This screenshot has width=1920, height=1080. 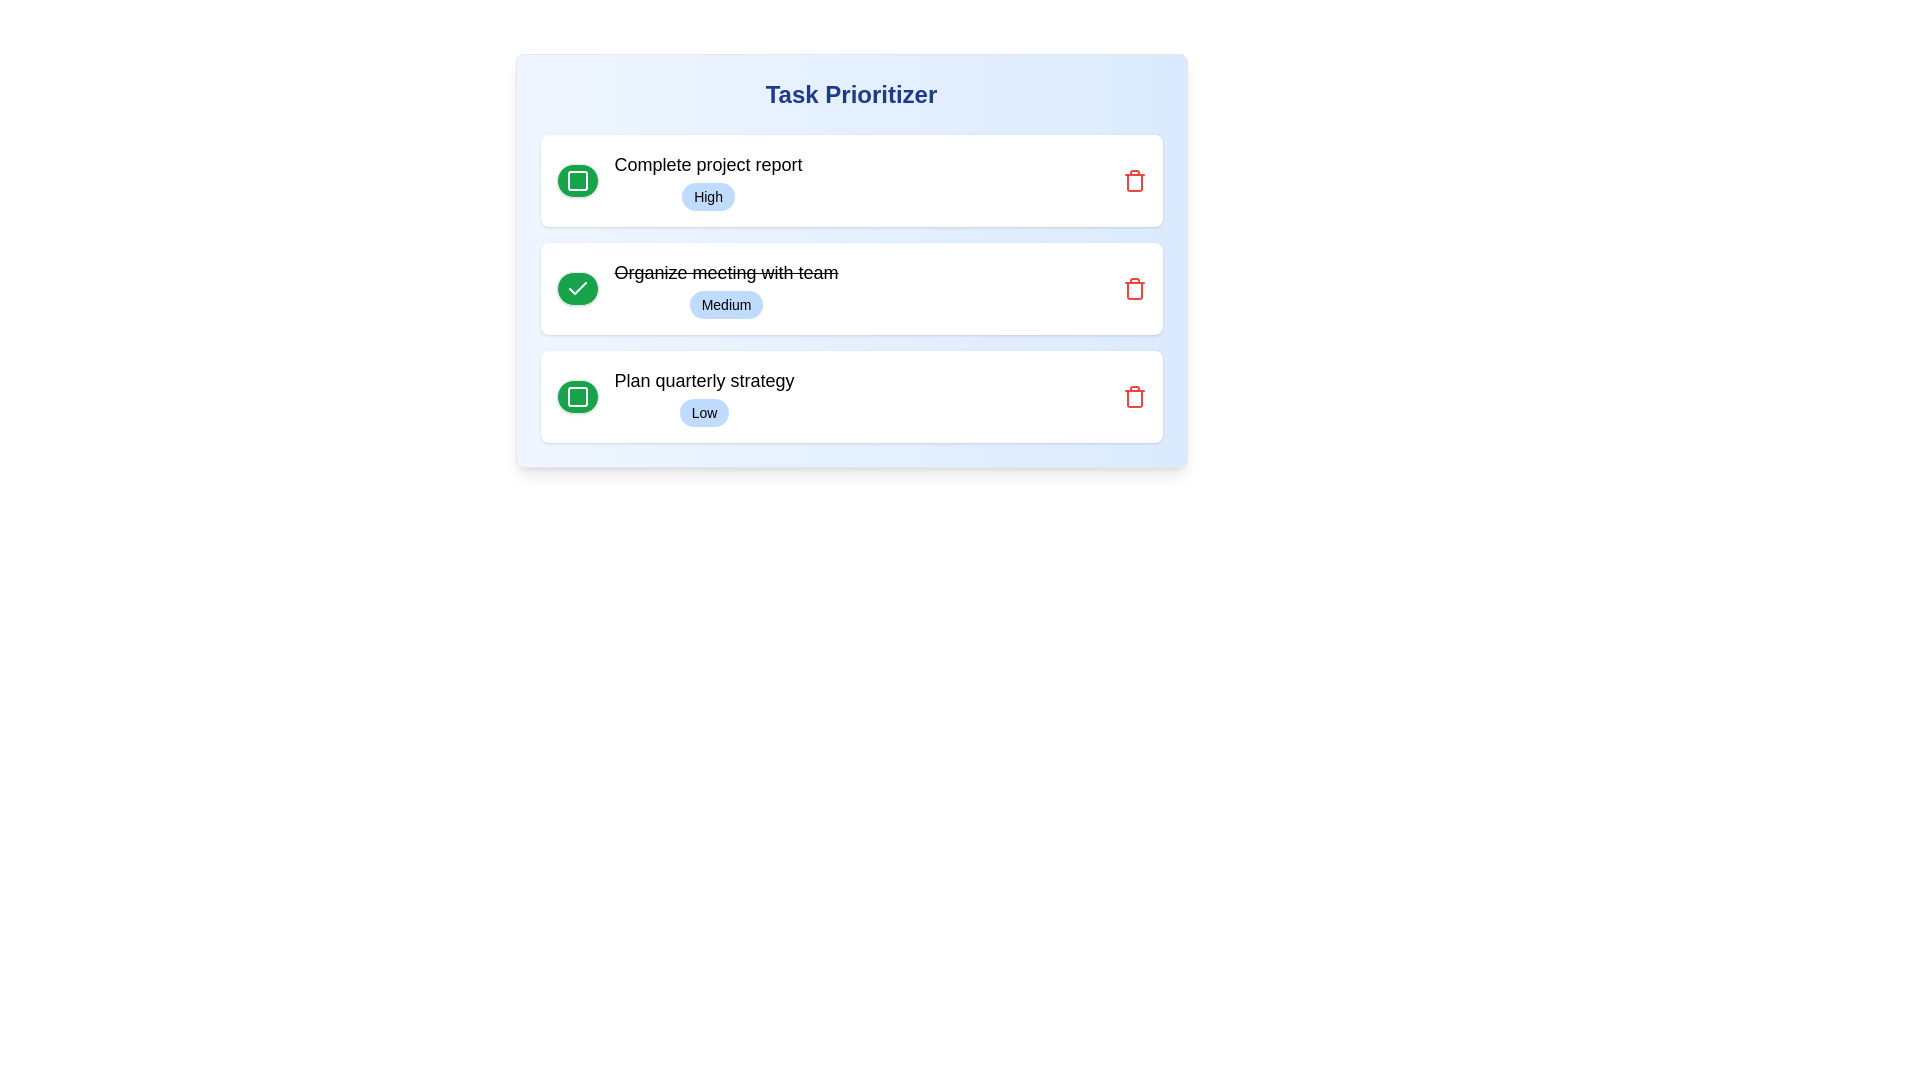 What do you see at coordinates (576, 397) in the screenshot?
I see `the square icon with rounded corners located inside the larger green square, which is the third list item associated with the 'Plan quarterly strategy' task` at bounding box center [576, 397].